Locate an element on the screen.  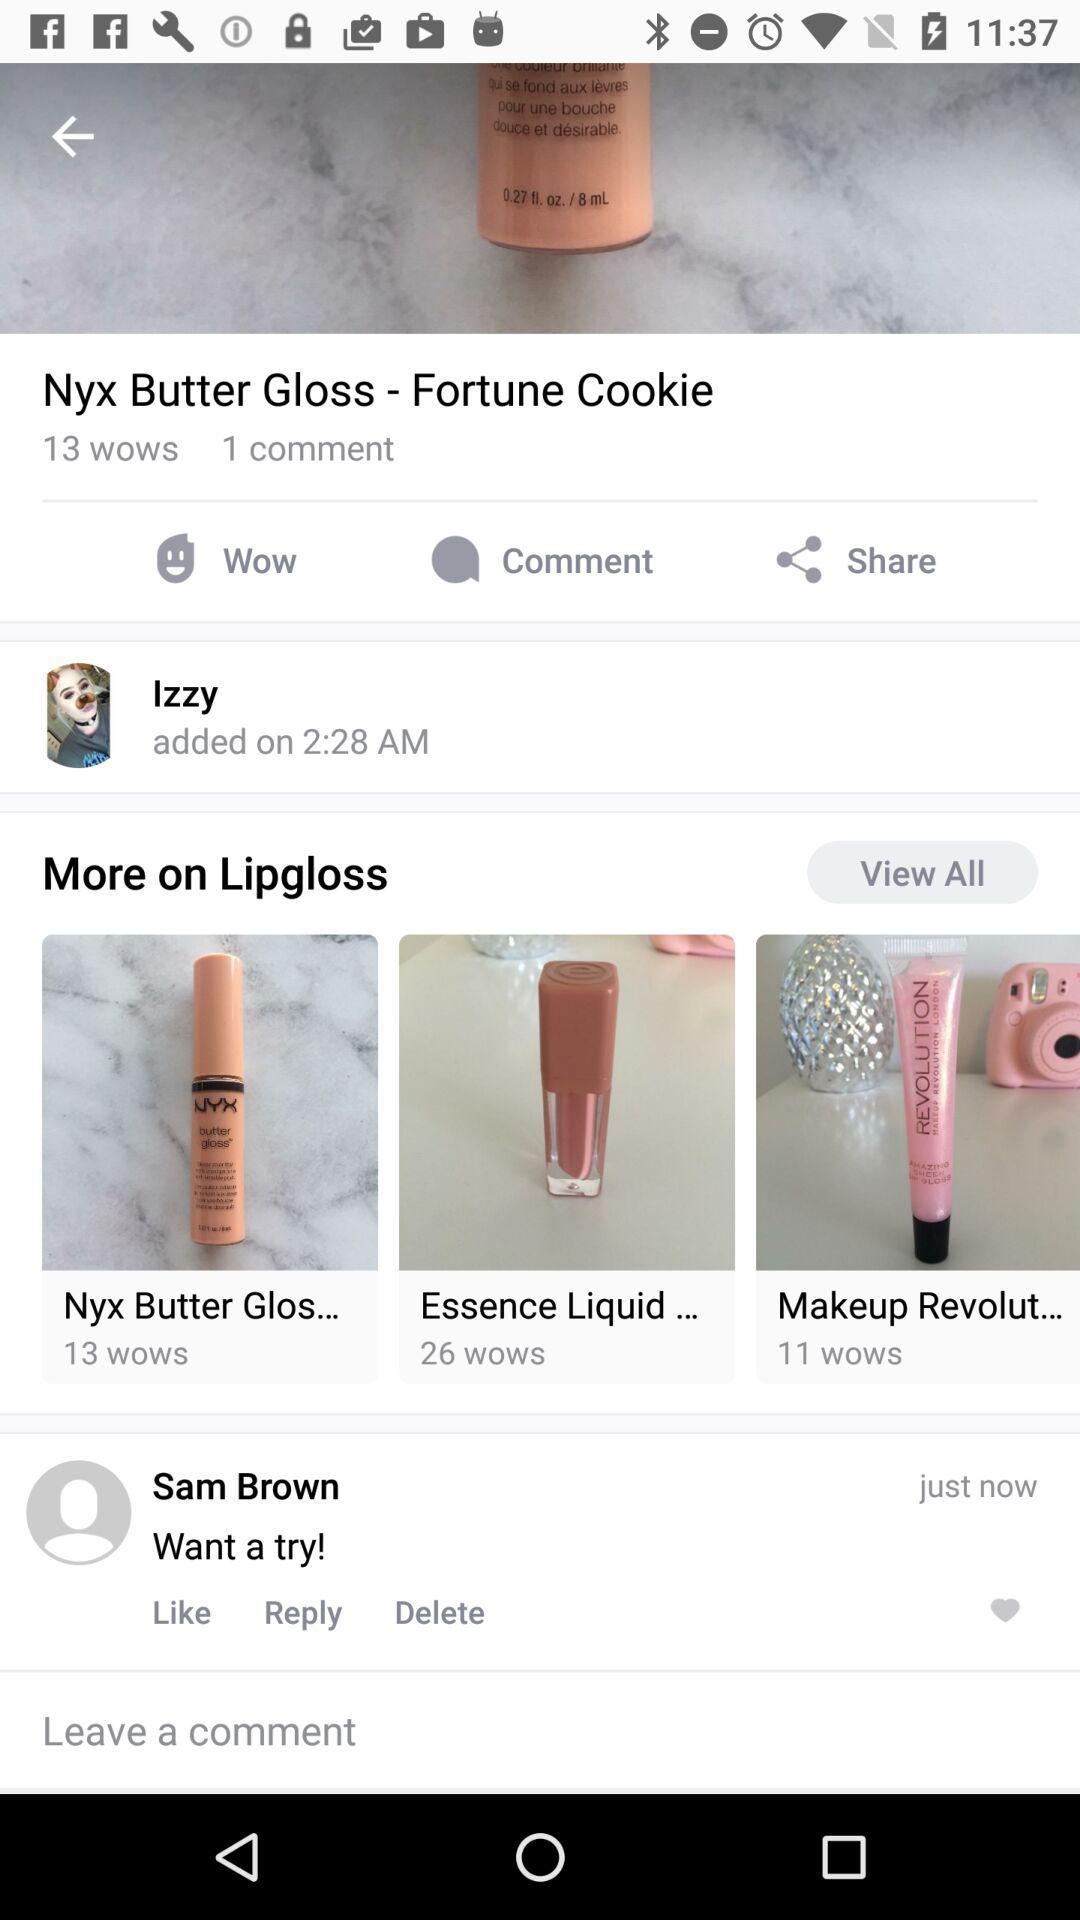
the 1 comment is located at coordinates (307, 445).